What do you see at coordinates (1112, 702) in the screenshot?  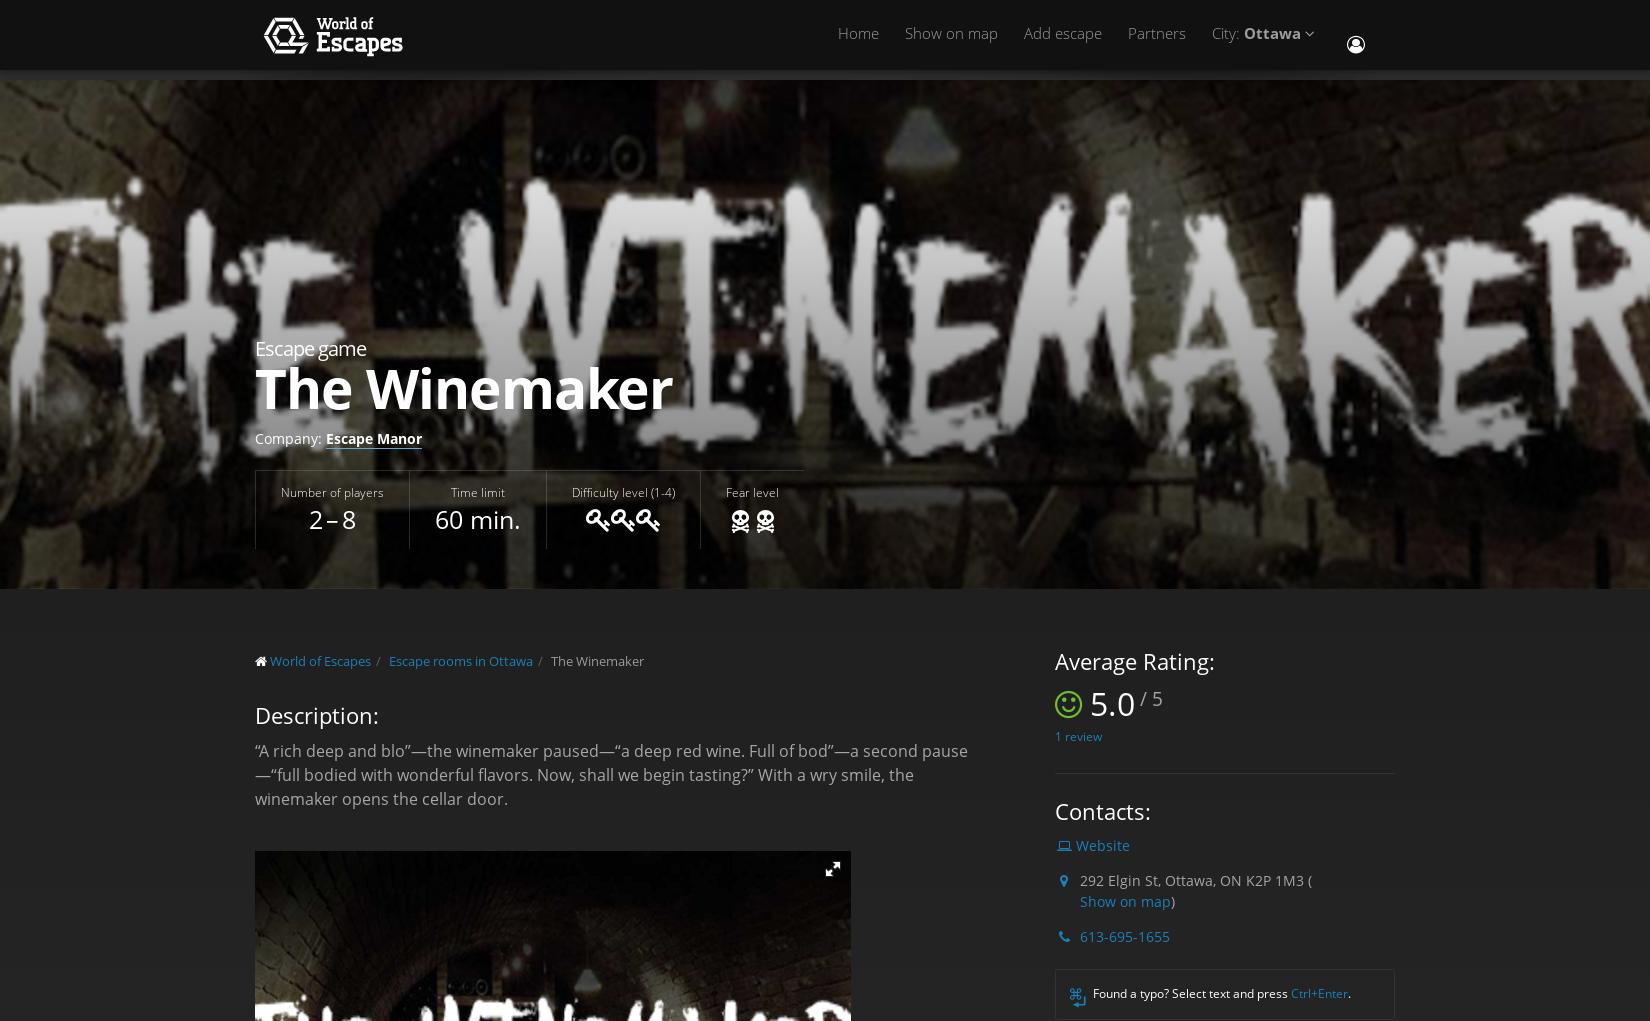 I see `'5.0'` at bounding box center [1112, 702].